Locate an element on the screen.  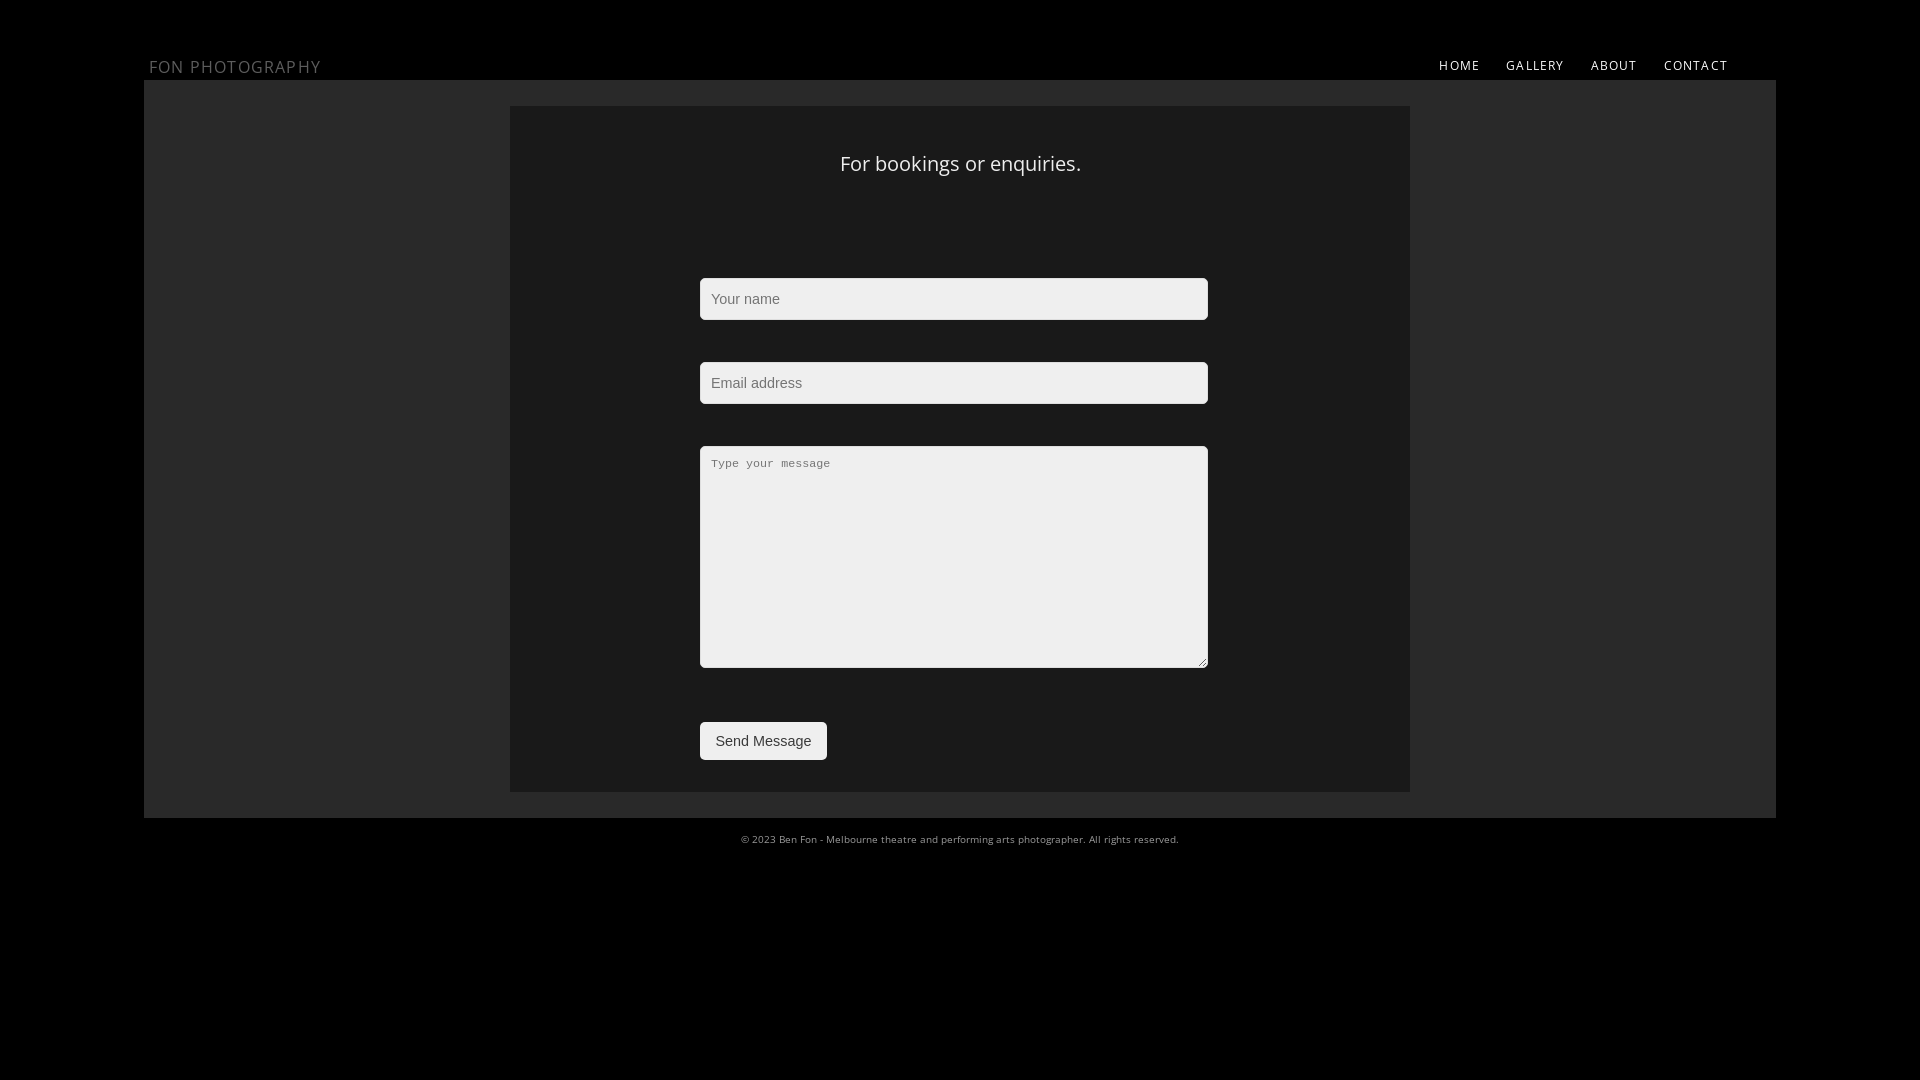
'ABOUT' is located at coordinates (1614, 64).